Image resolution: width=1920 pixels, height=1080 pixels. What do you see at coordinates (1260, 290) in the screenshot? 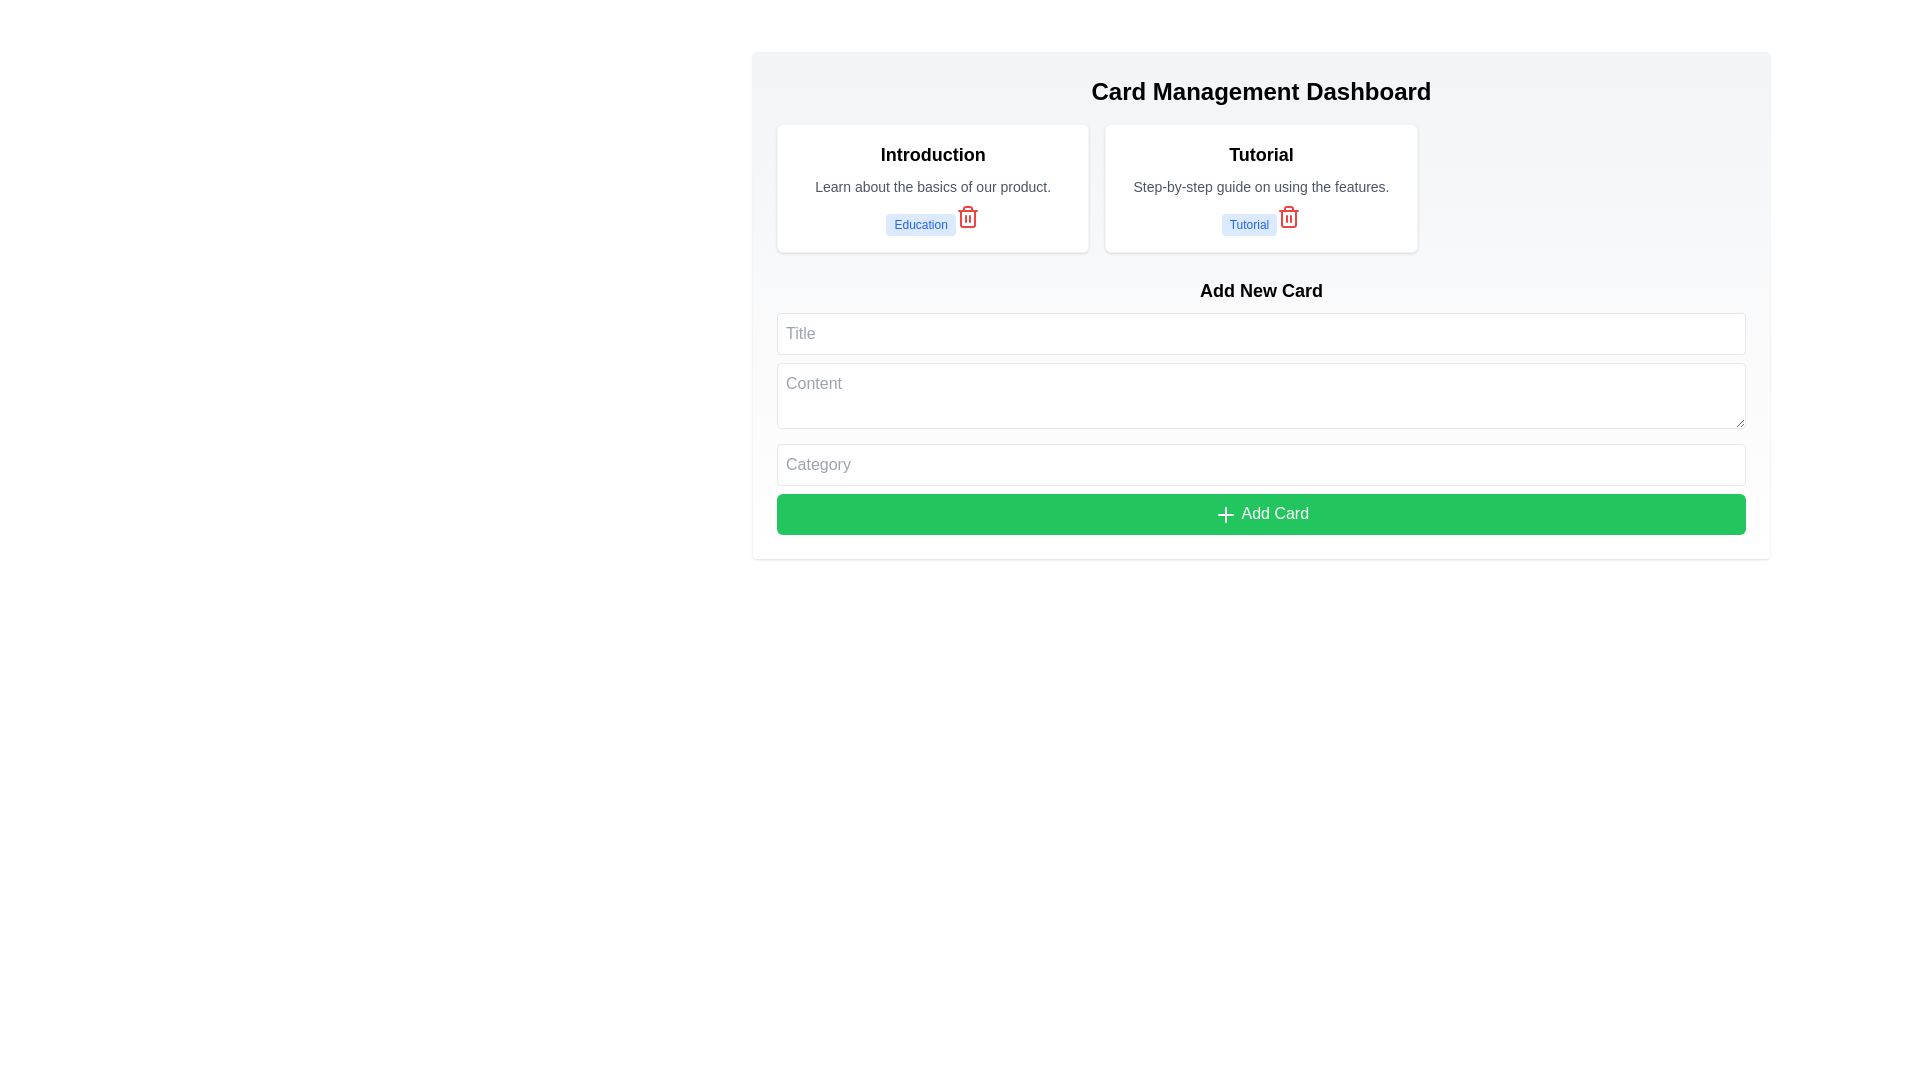
I see `the static text header that serves as an instruction for adding new cards, located centrally above the input fields for 'Title', 'Content', and 'Category'` at bounding box center [1260, 290].